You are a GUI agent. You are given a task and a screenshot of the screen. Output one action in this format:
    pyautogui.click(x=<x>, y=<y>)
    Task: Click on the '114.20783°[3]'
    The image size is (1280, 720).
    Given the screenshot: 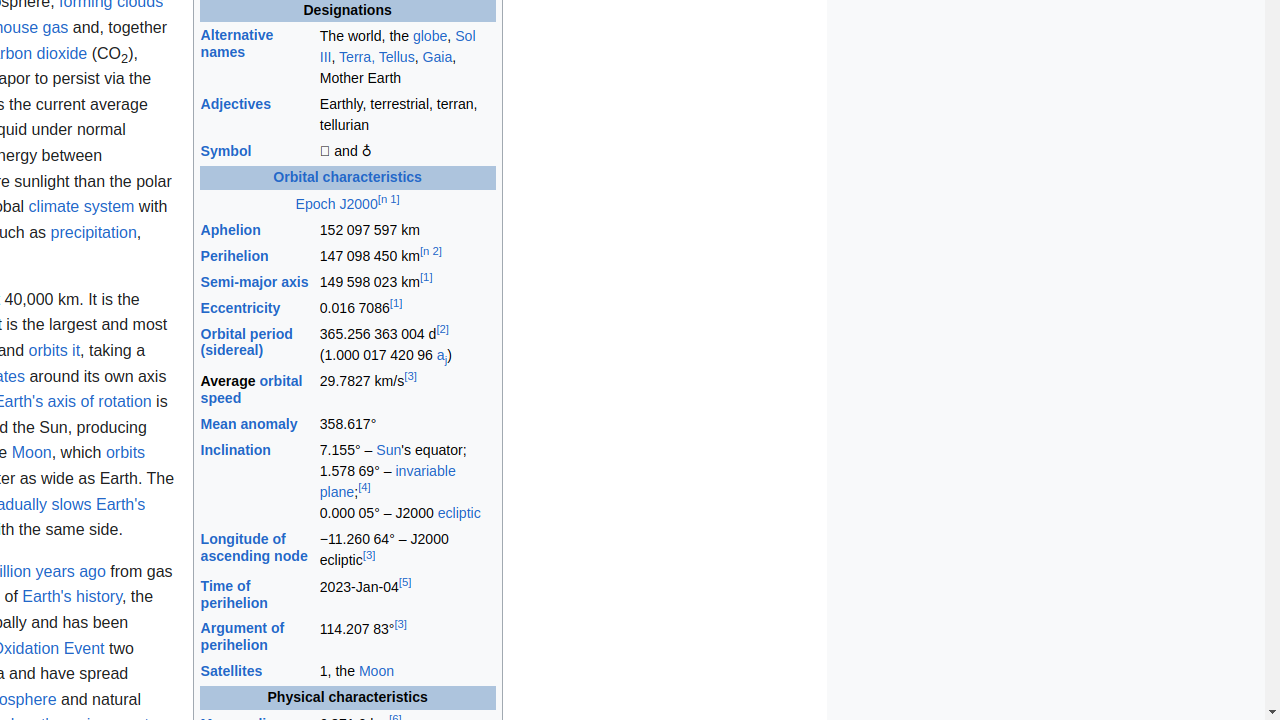 What is the action you would take?
    pyautogui.click(x=406, y=637)
    